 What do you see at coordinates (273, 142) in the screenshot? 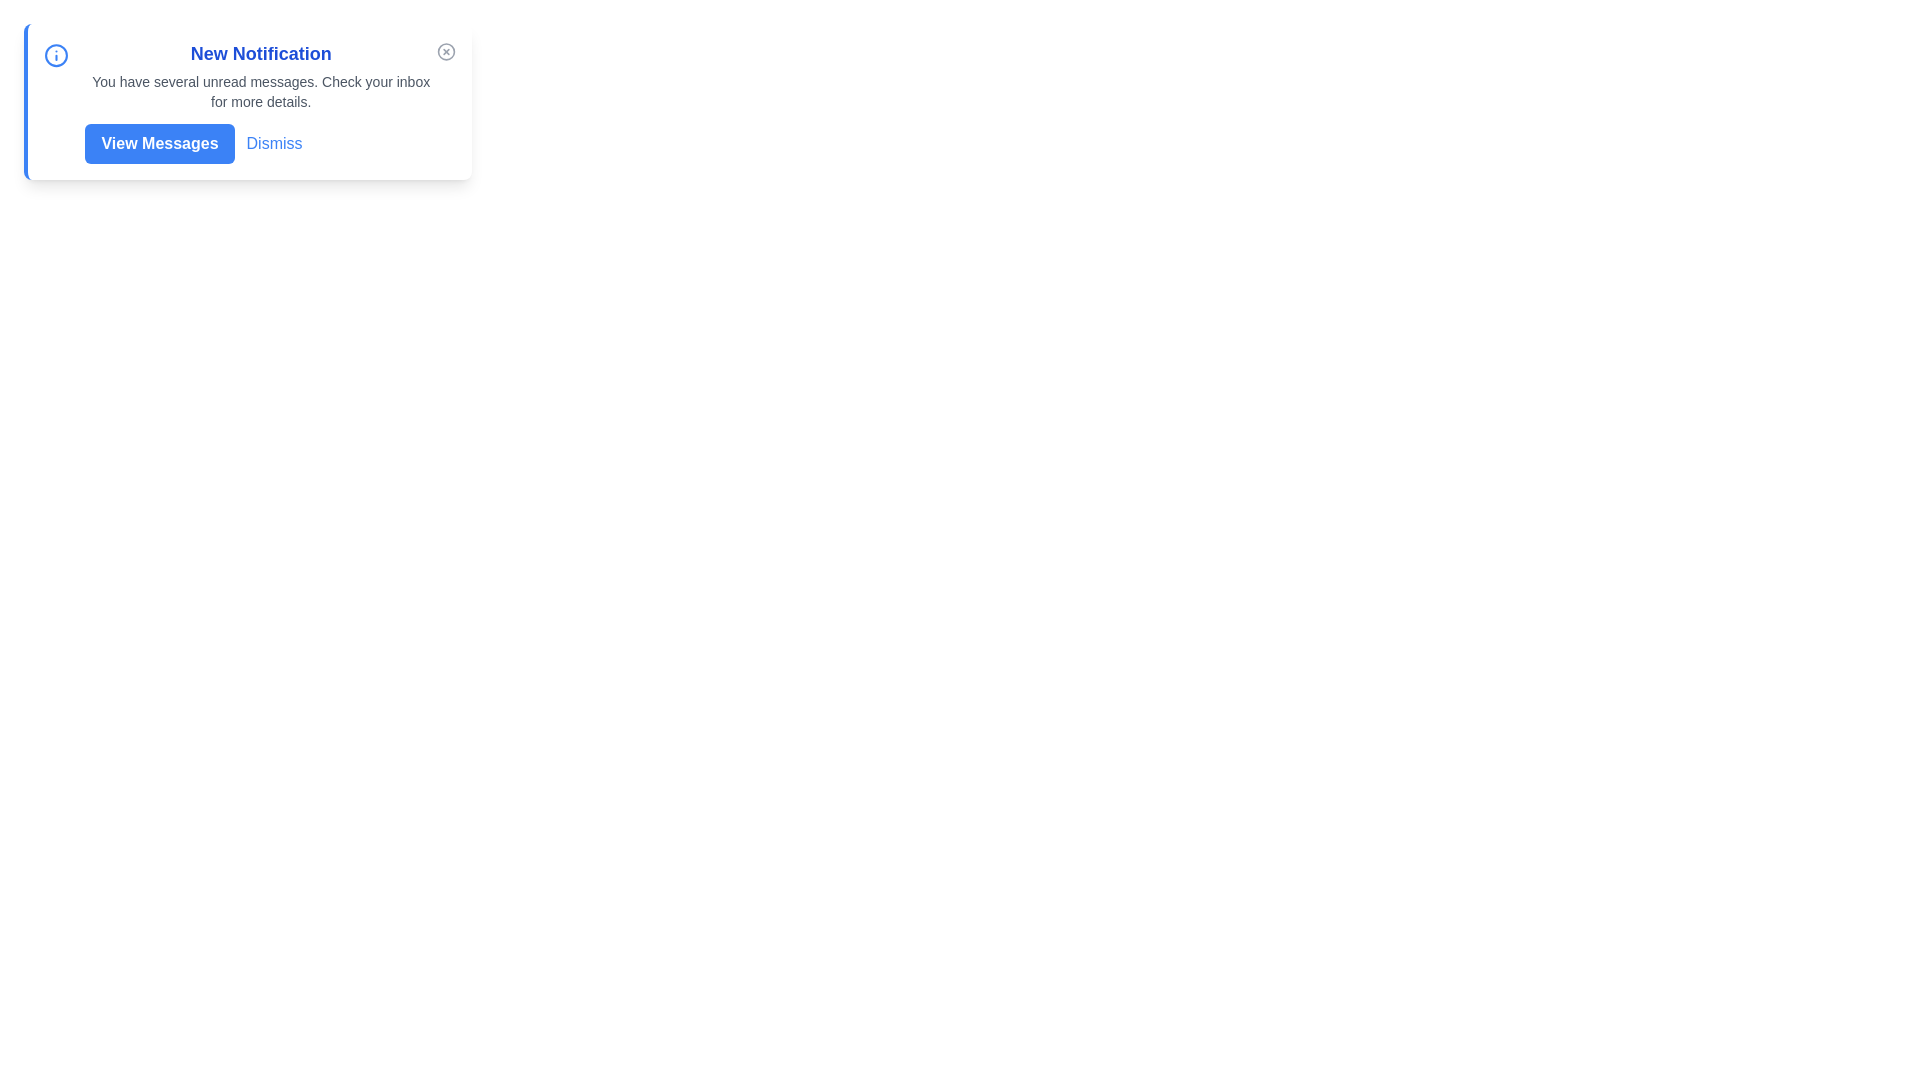
I see `the blue text link labeled 'Dismiss'` at bounding box center [273, 142].